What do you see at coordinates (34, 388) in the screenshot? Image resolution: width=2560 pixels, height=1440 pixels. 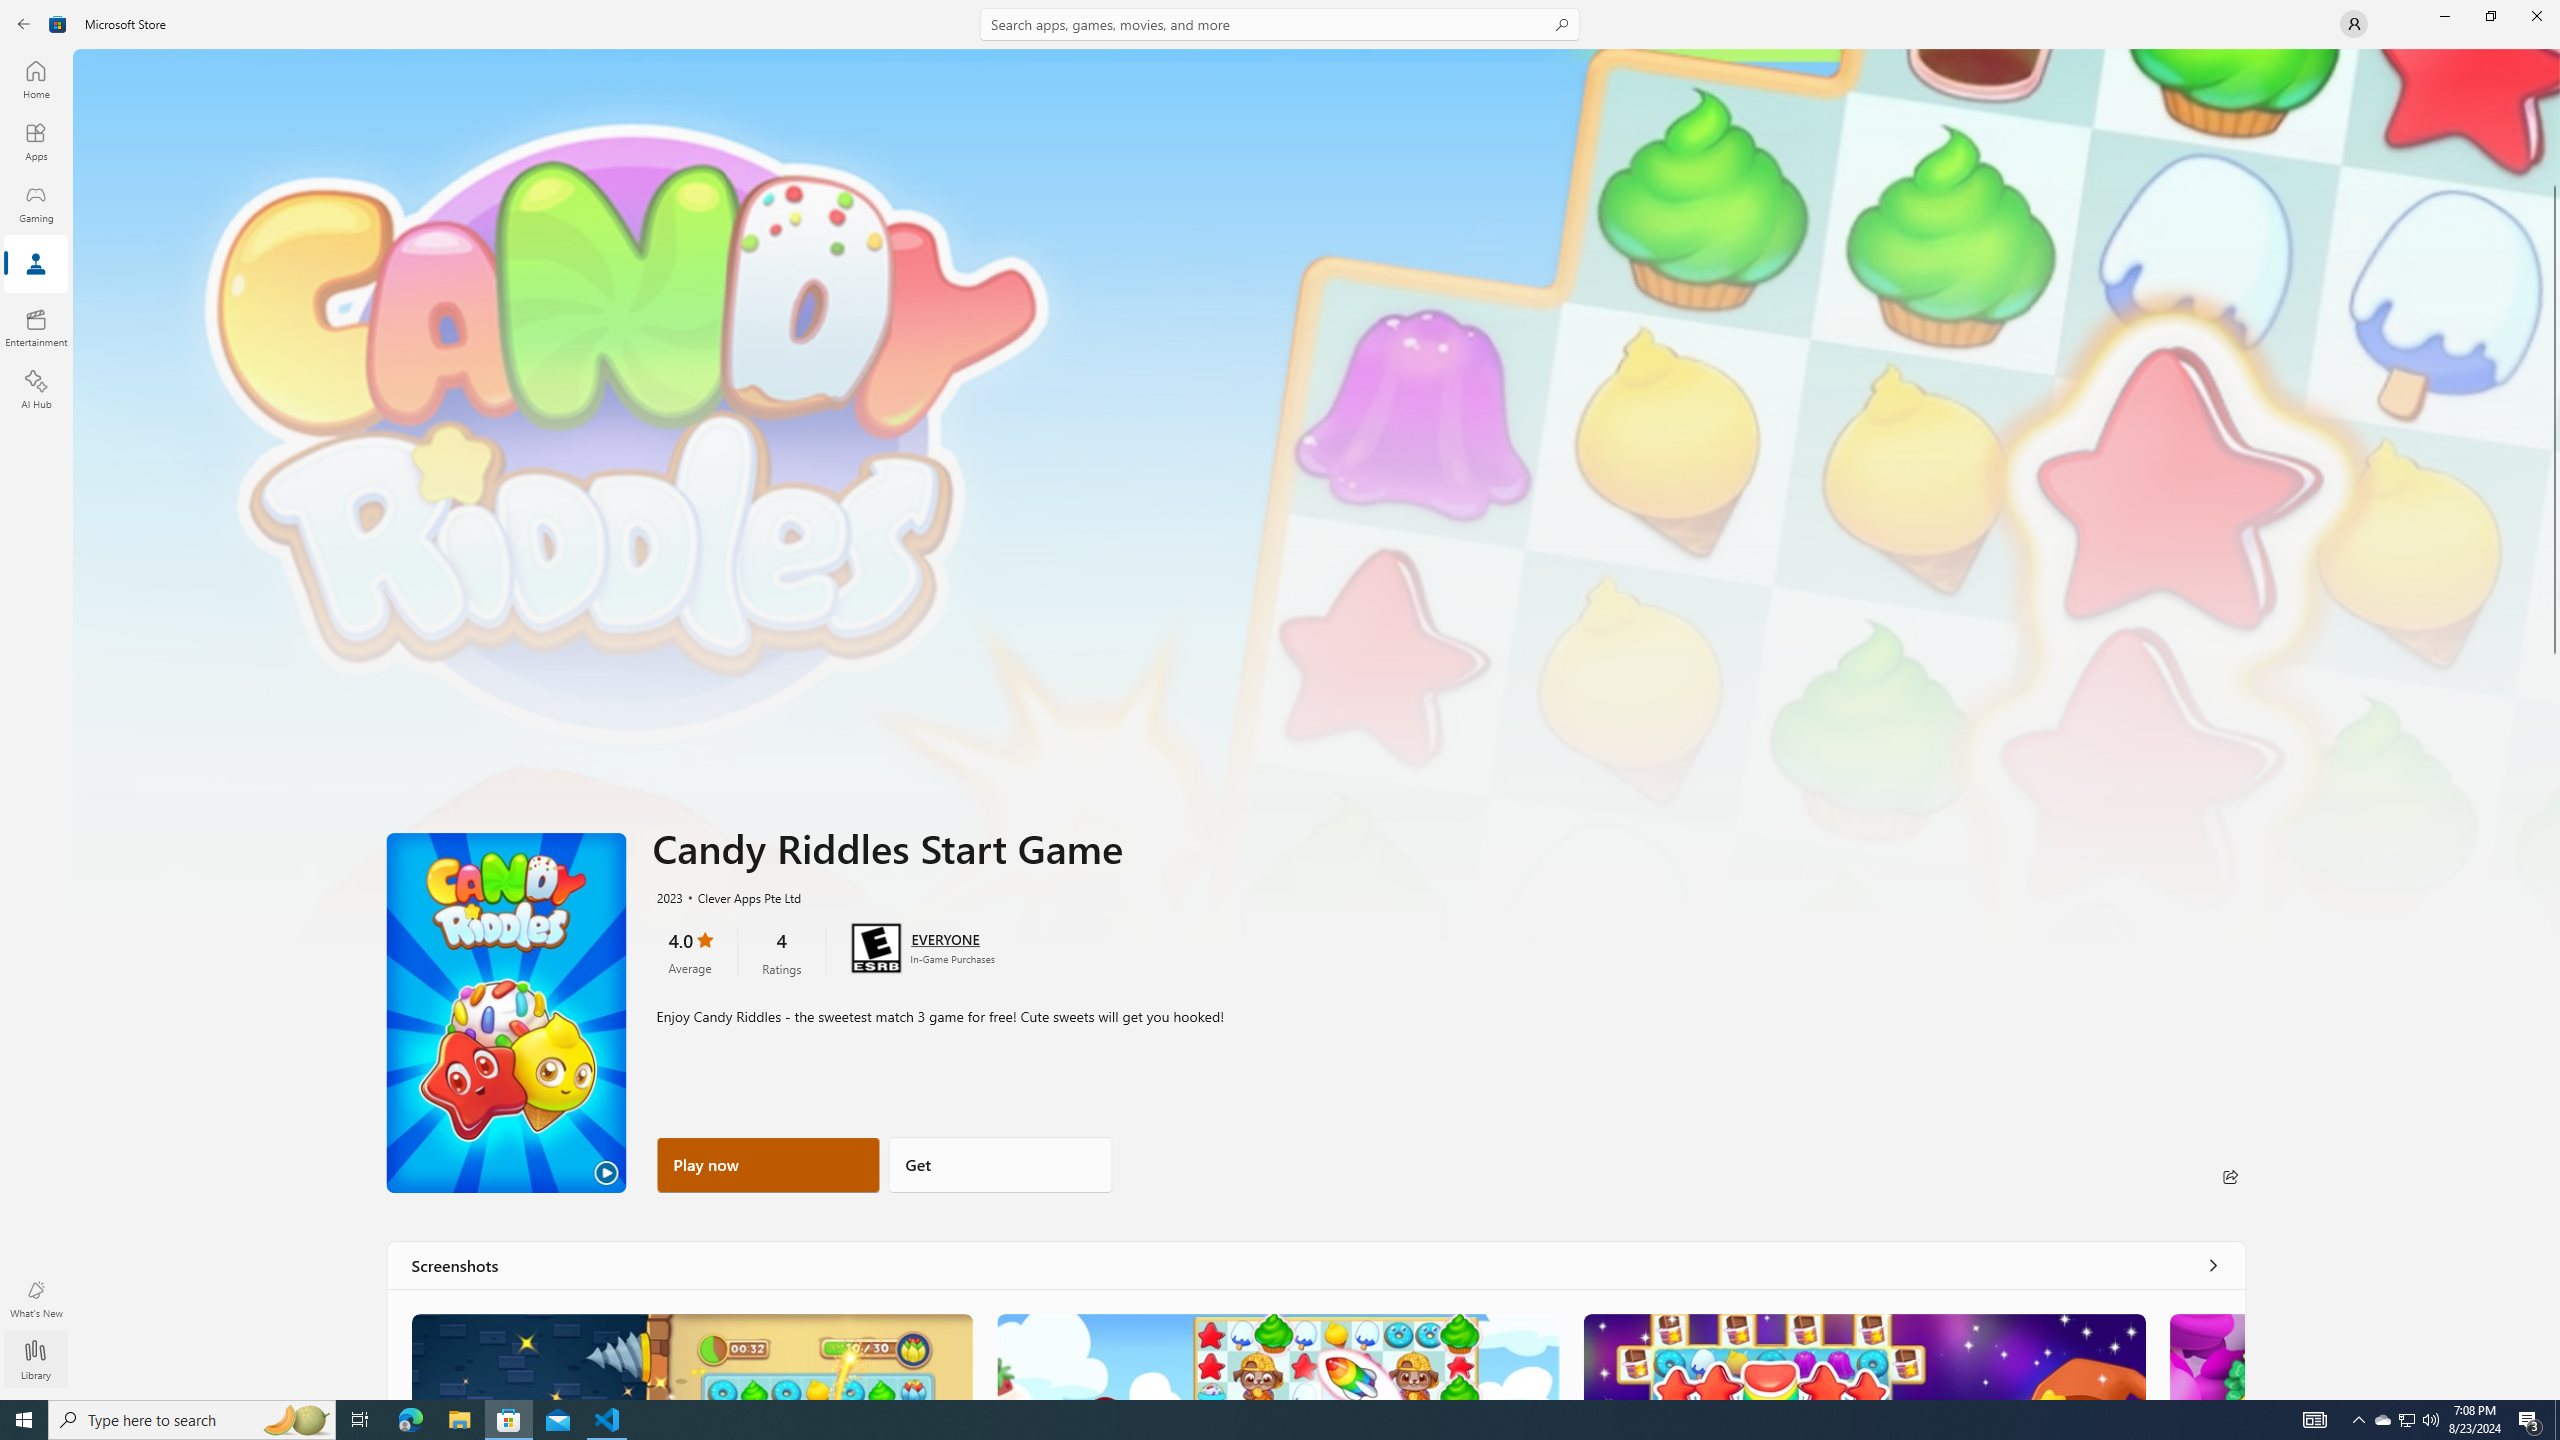 I see `'AI Hub'` at bounding box center [34, 388].